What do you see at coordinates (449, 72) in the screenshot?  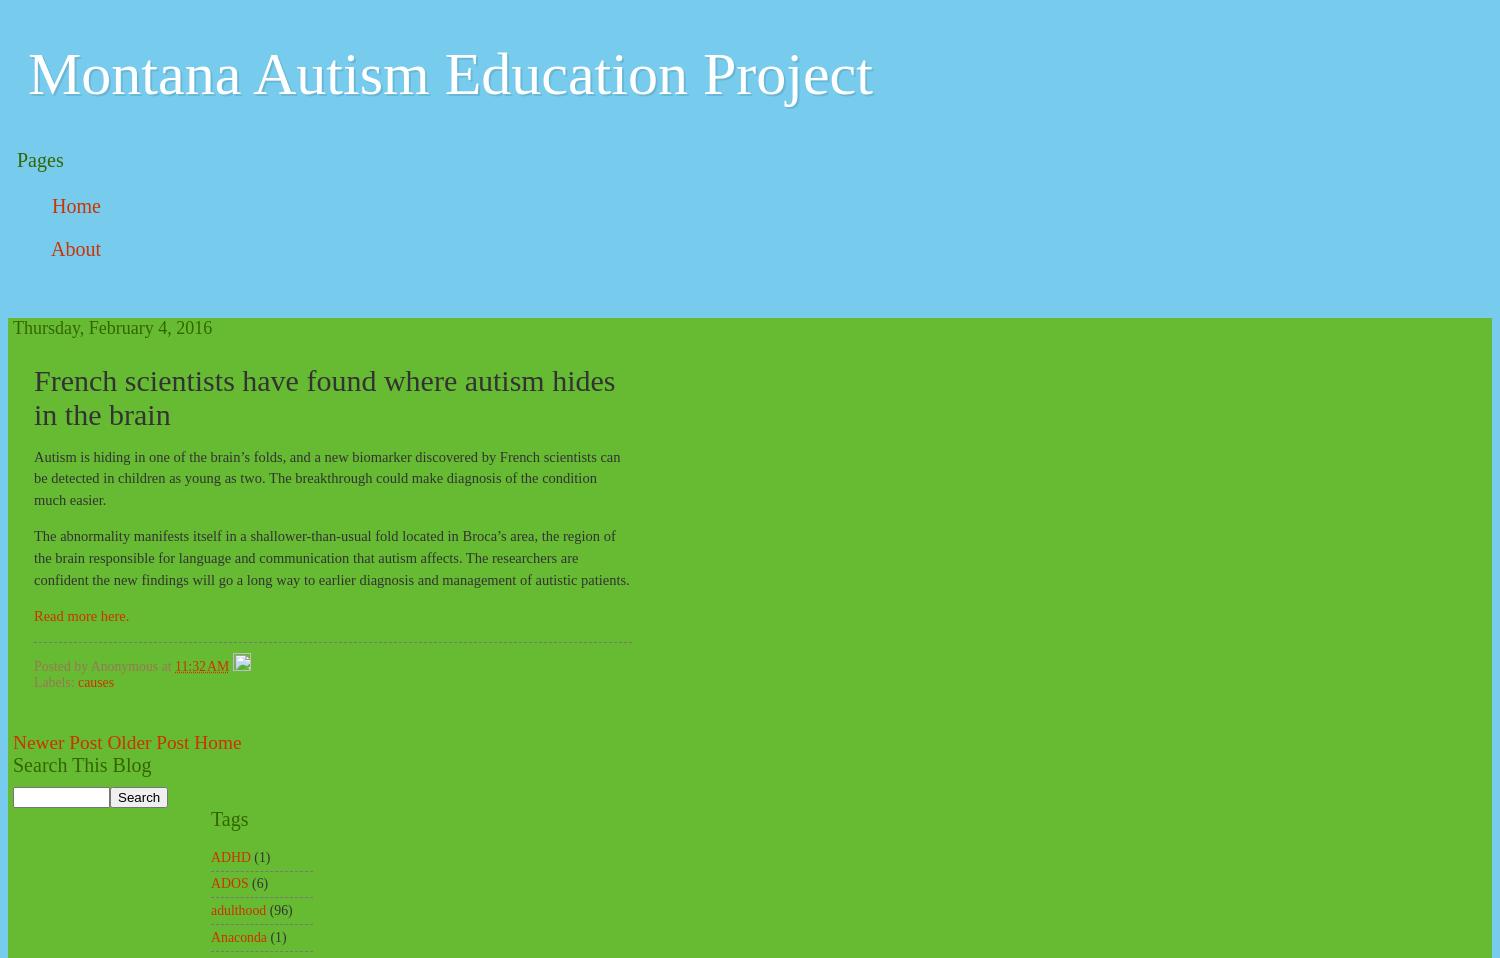 I see `'Montana Autism Education Project'` at bounding box center [449, 72].